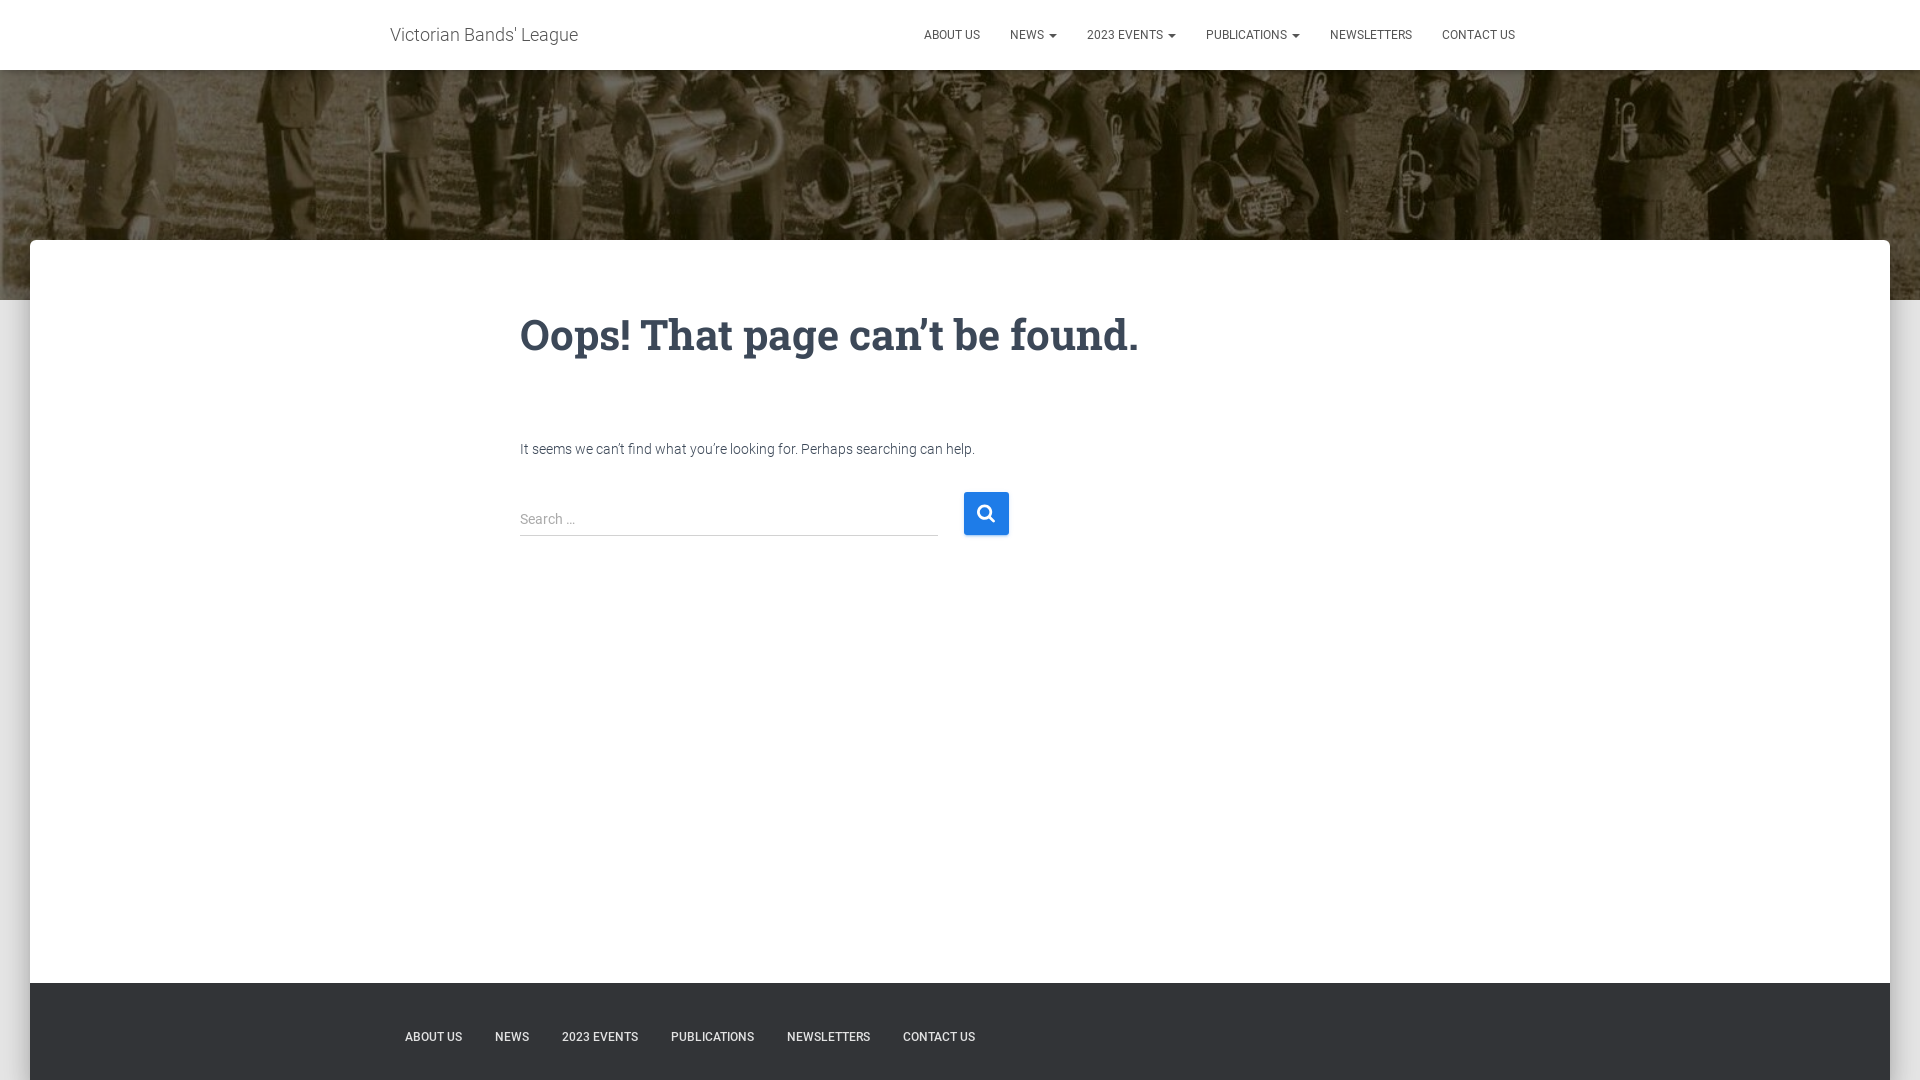 This screenshot has height=1080, width=1920. Describe the element at coordinates (712, 1036) in the screenshot. I see `'PUBLICATIONS'` at that location.